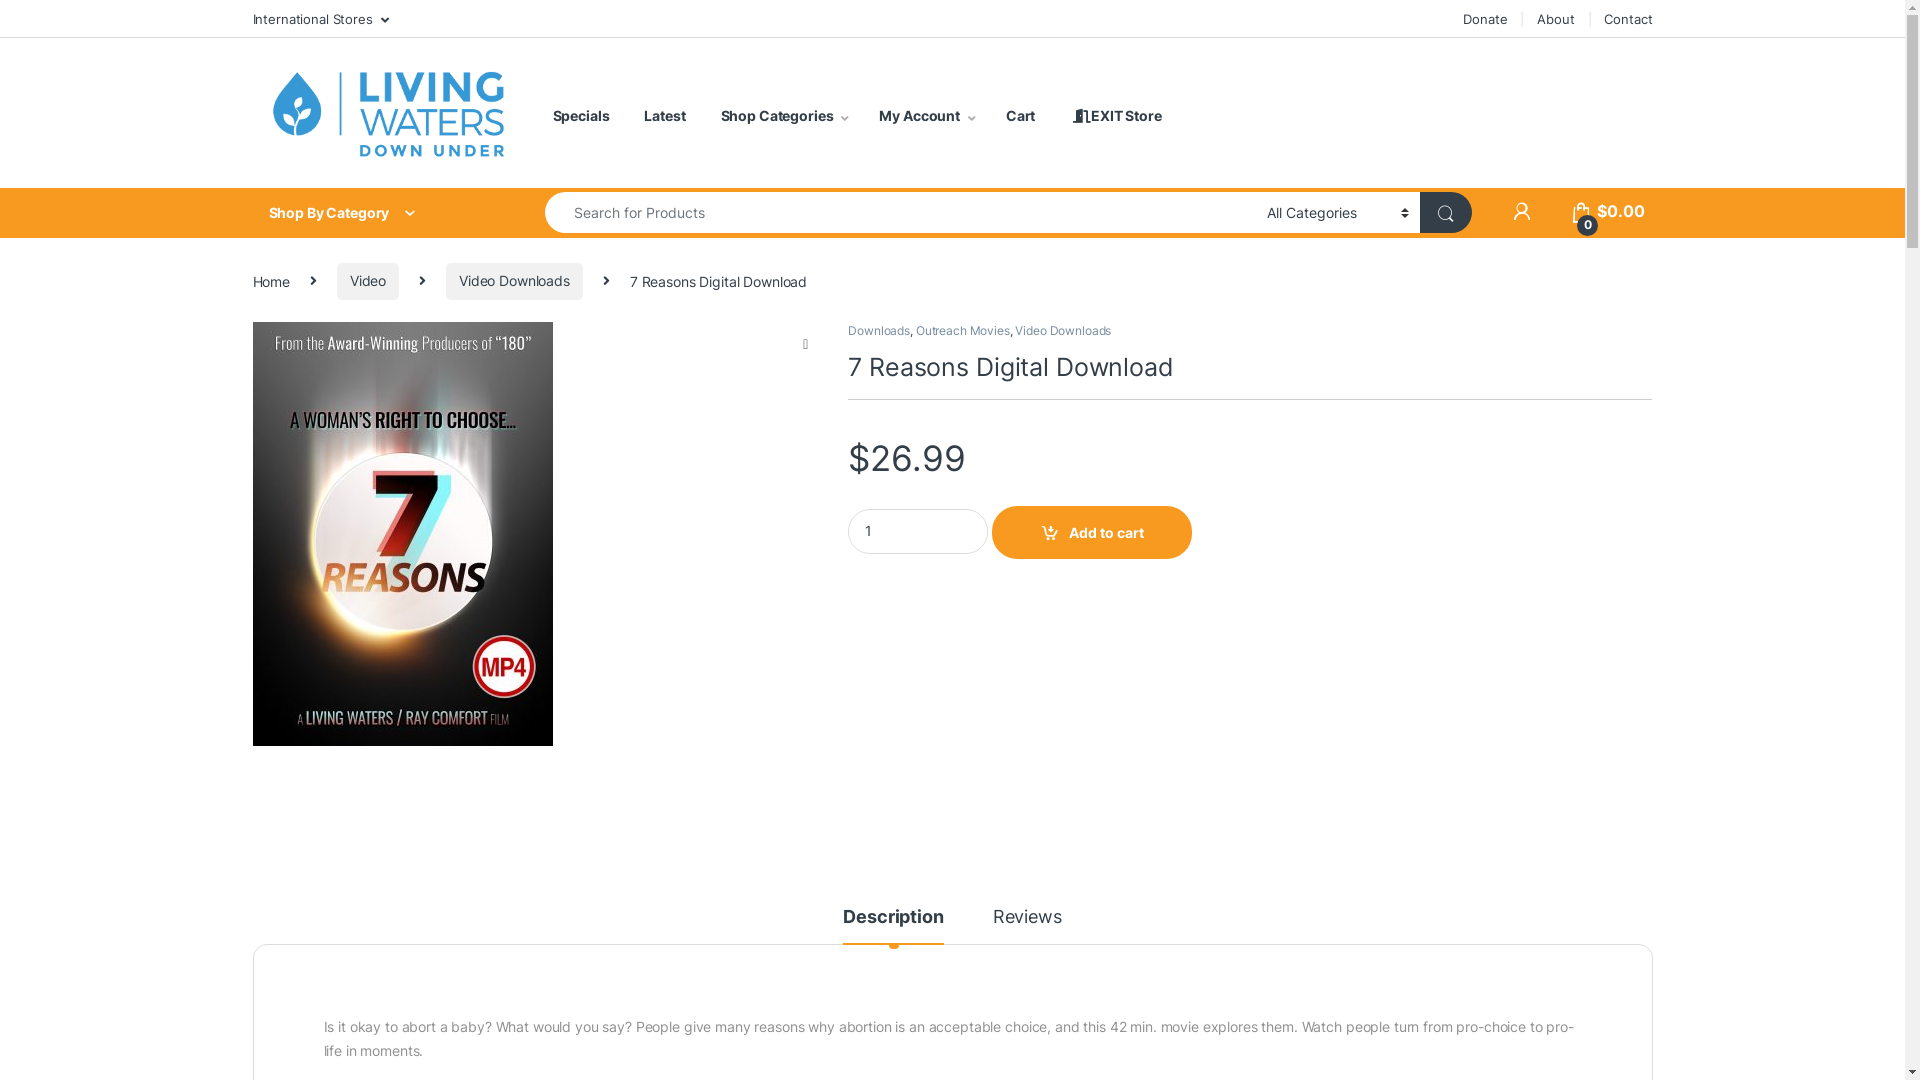  What do you see at coordinates (916, 530) in the screenshot?
I see `'Qty'` at bounding box center [916, 530].